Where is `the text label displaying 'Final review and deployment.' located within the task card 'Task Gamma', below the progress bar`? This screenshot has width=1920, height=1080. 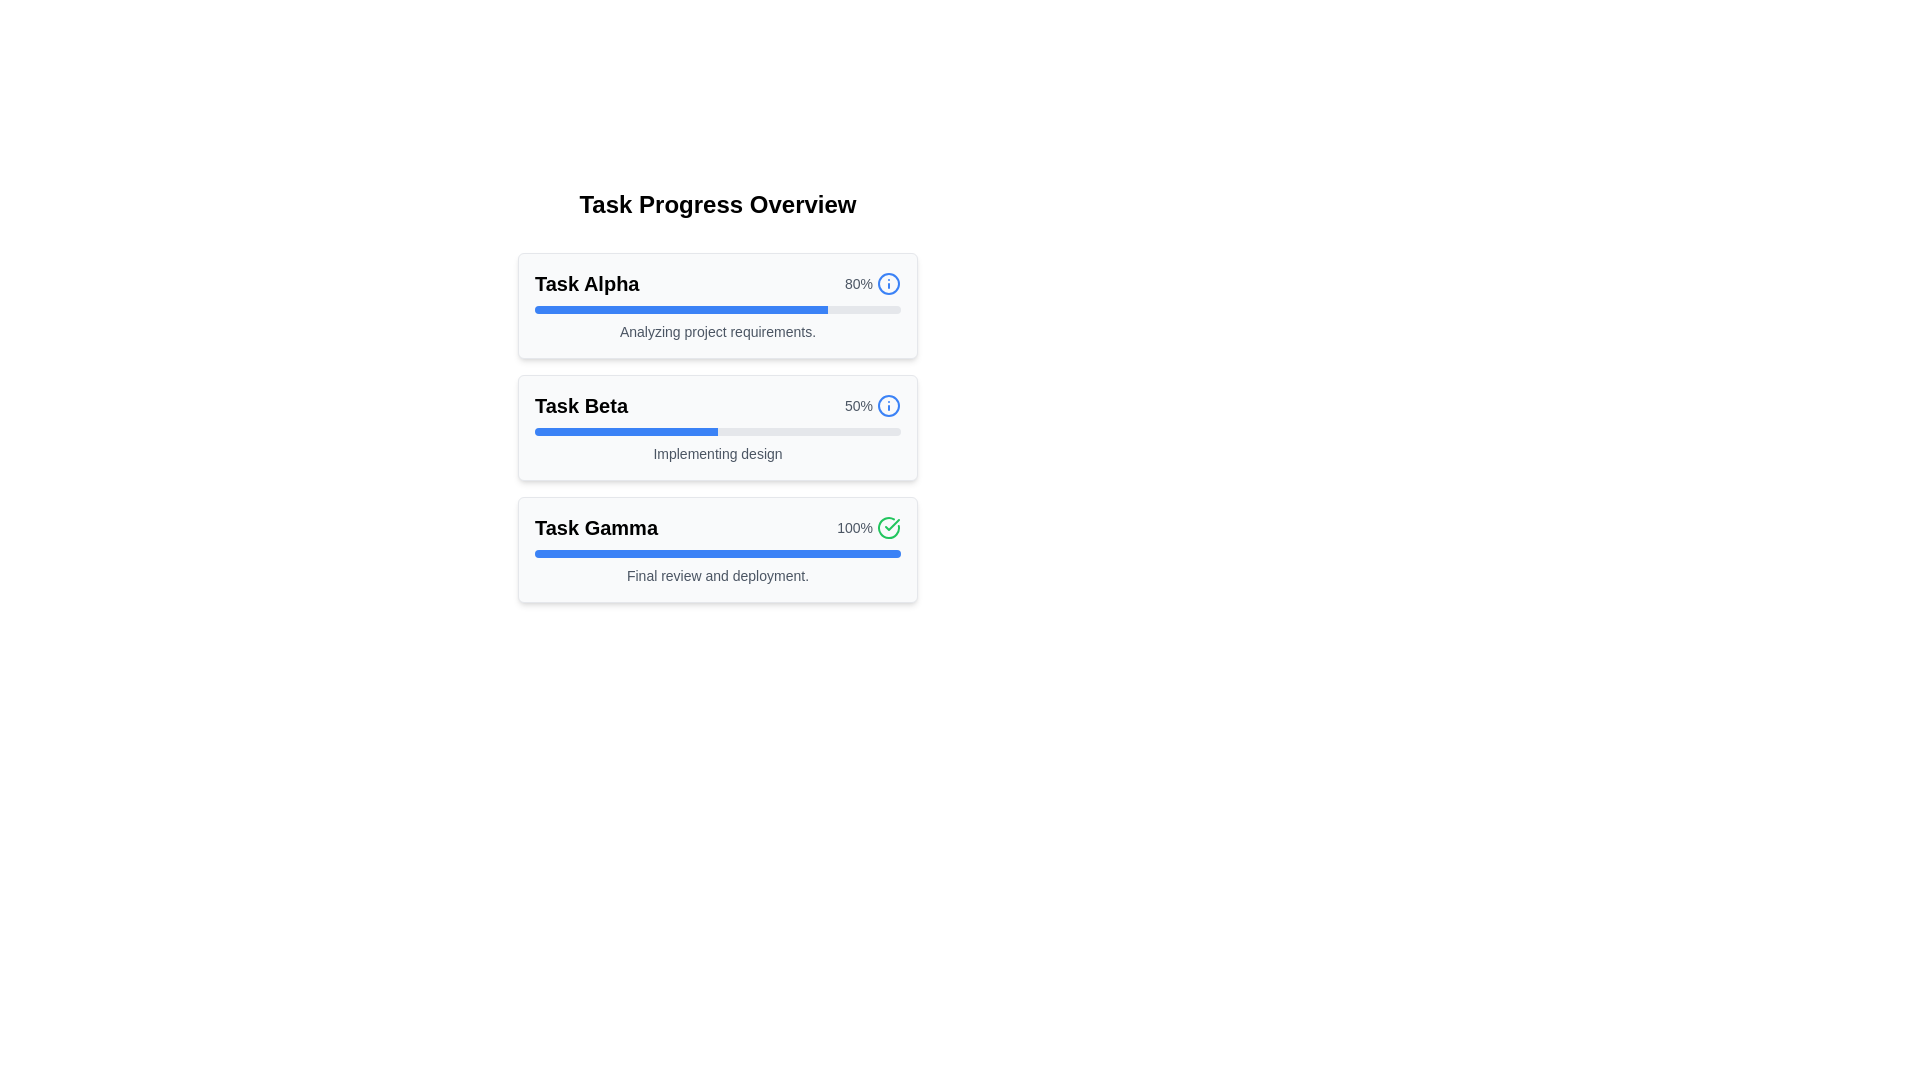
the text label displaying 'Final review and deployment.' located within the task card 'Task Gamma', below the progress bar is located at coordinates (718, 575).